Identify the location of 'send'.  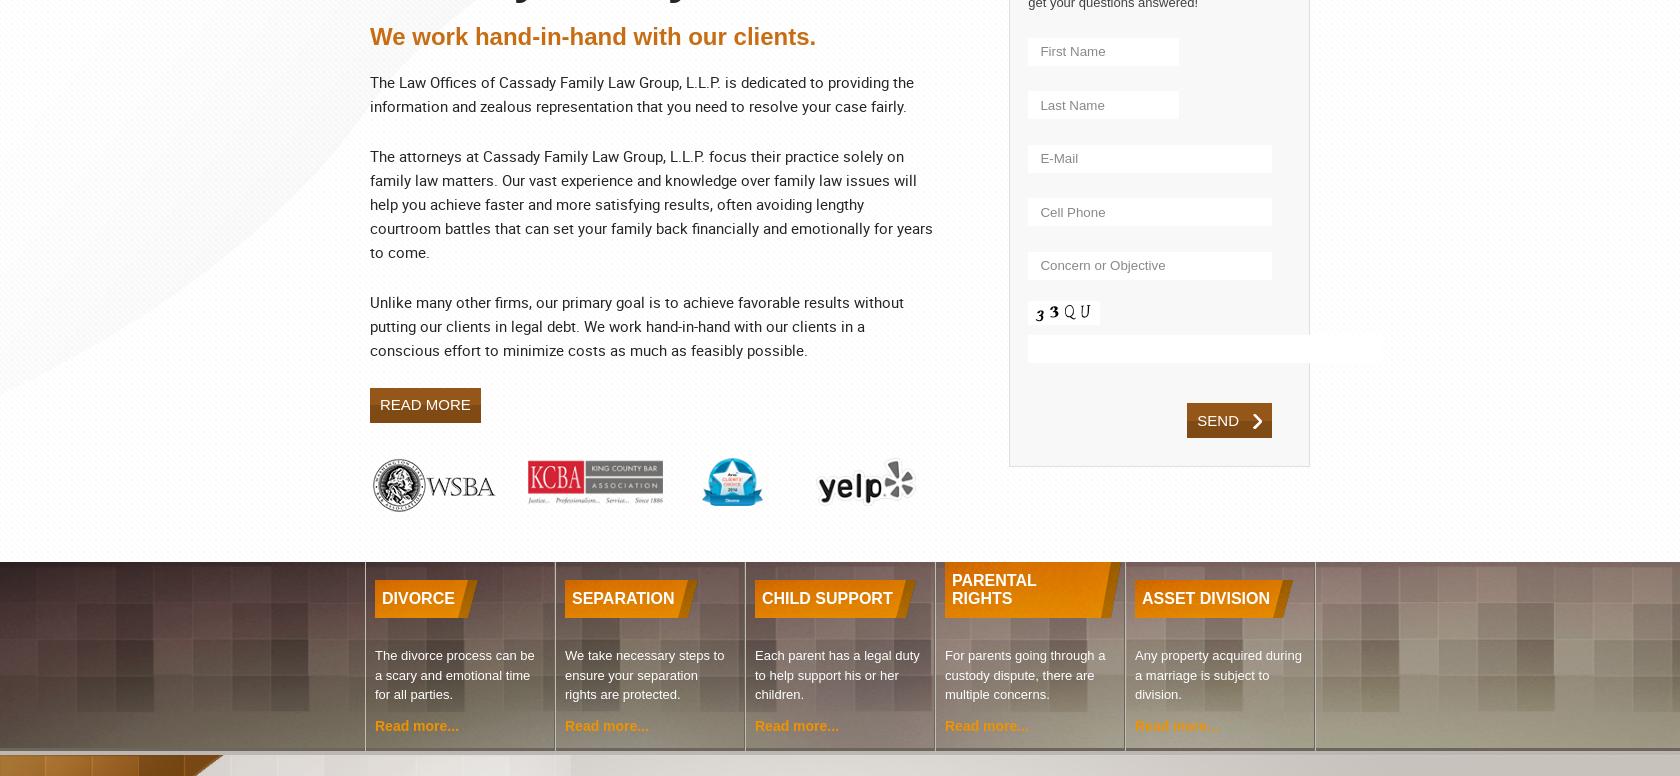
(1218, 419).